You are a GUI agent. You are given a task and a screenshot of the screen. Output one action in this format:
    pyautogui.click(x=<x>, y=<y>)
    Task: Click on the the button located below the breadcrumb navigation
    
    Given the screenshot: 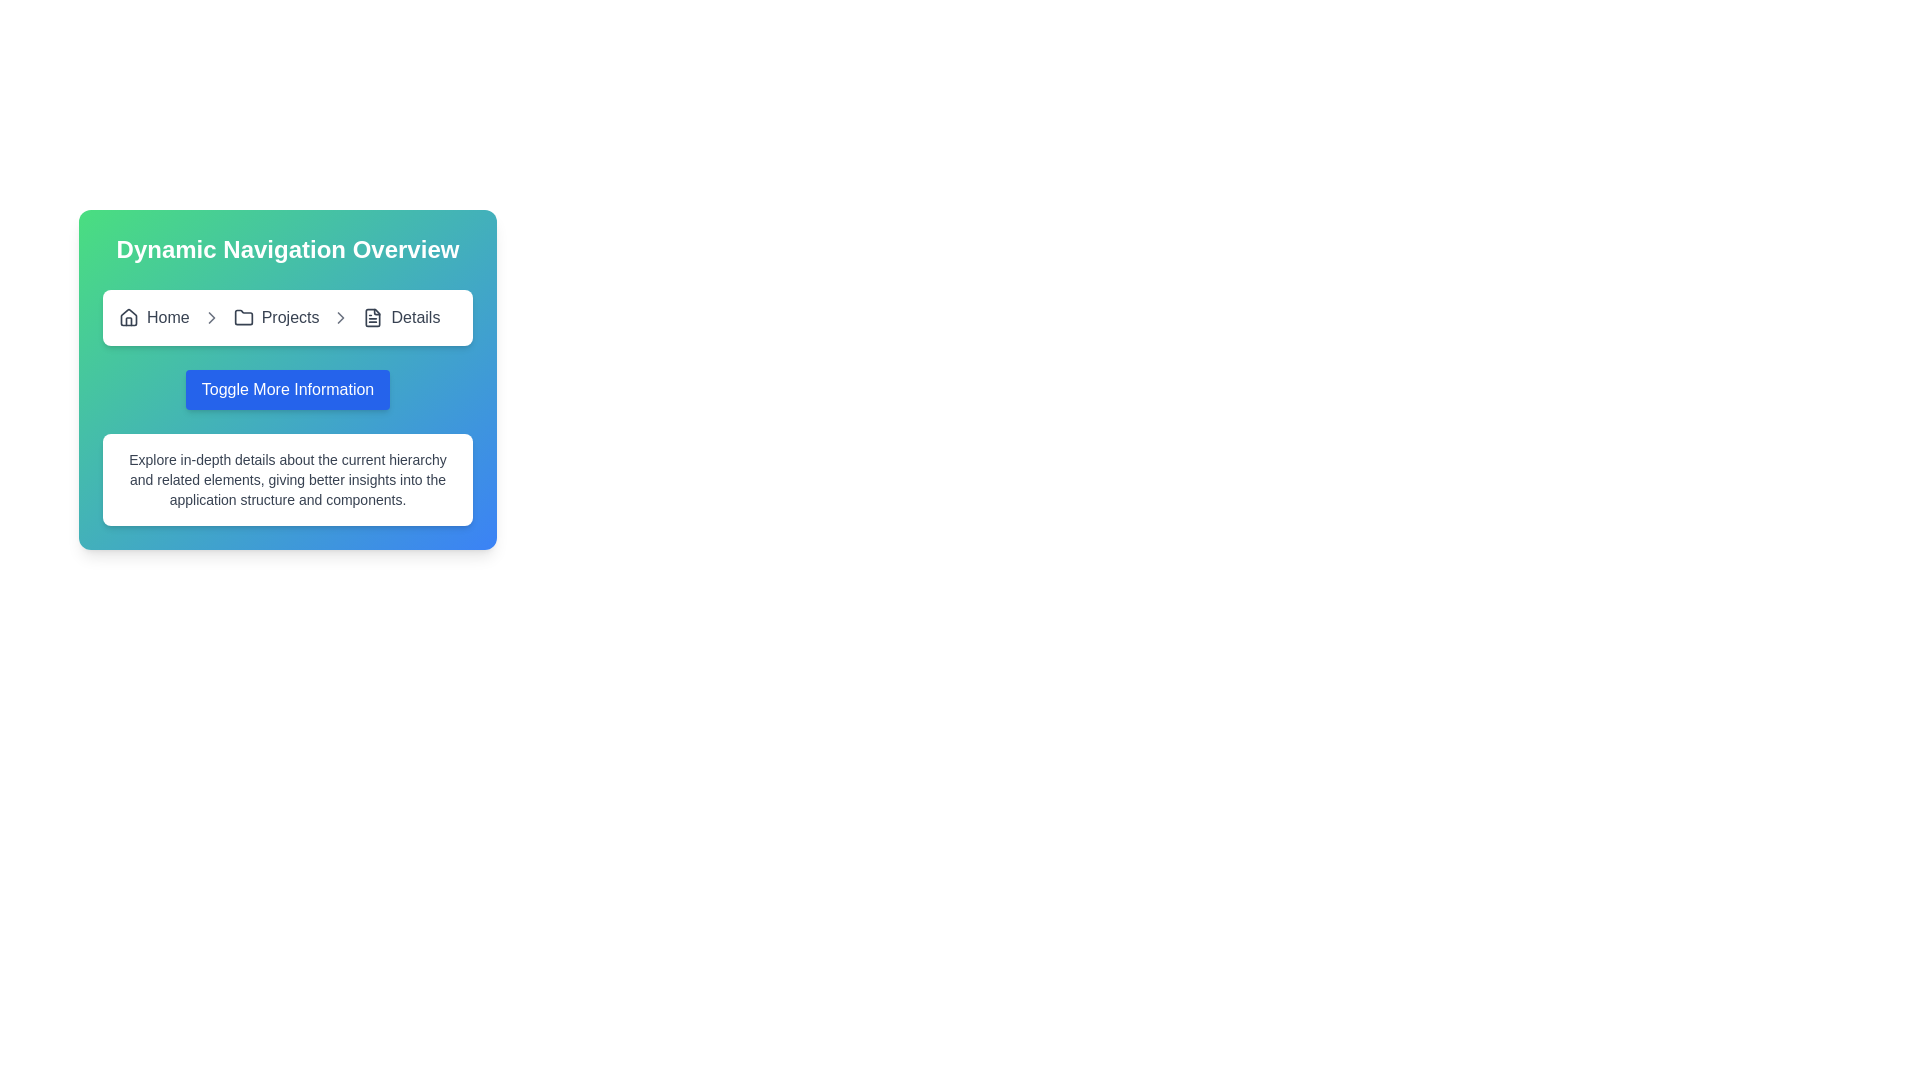 What is the action you would take?
    pyautogui.click(x=287, y=389)
    